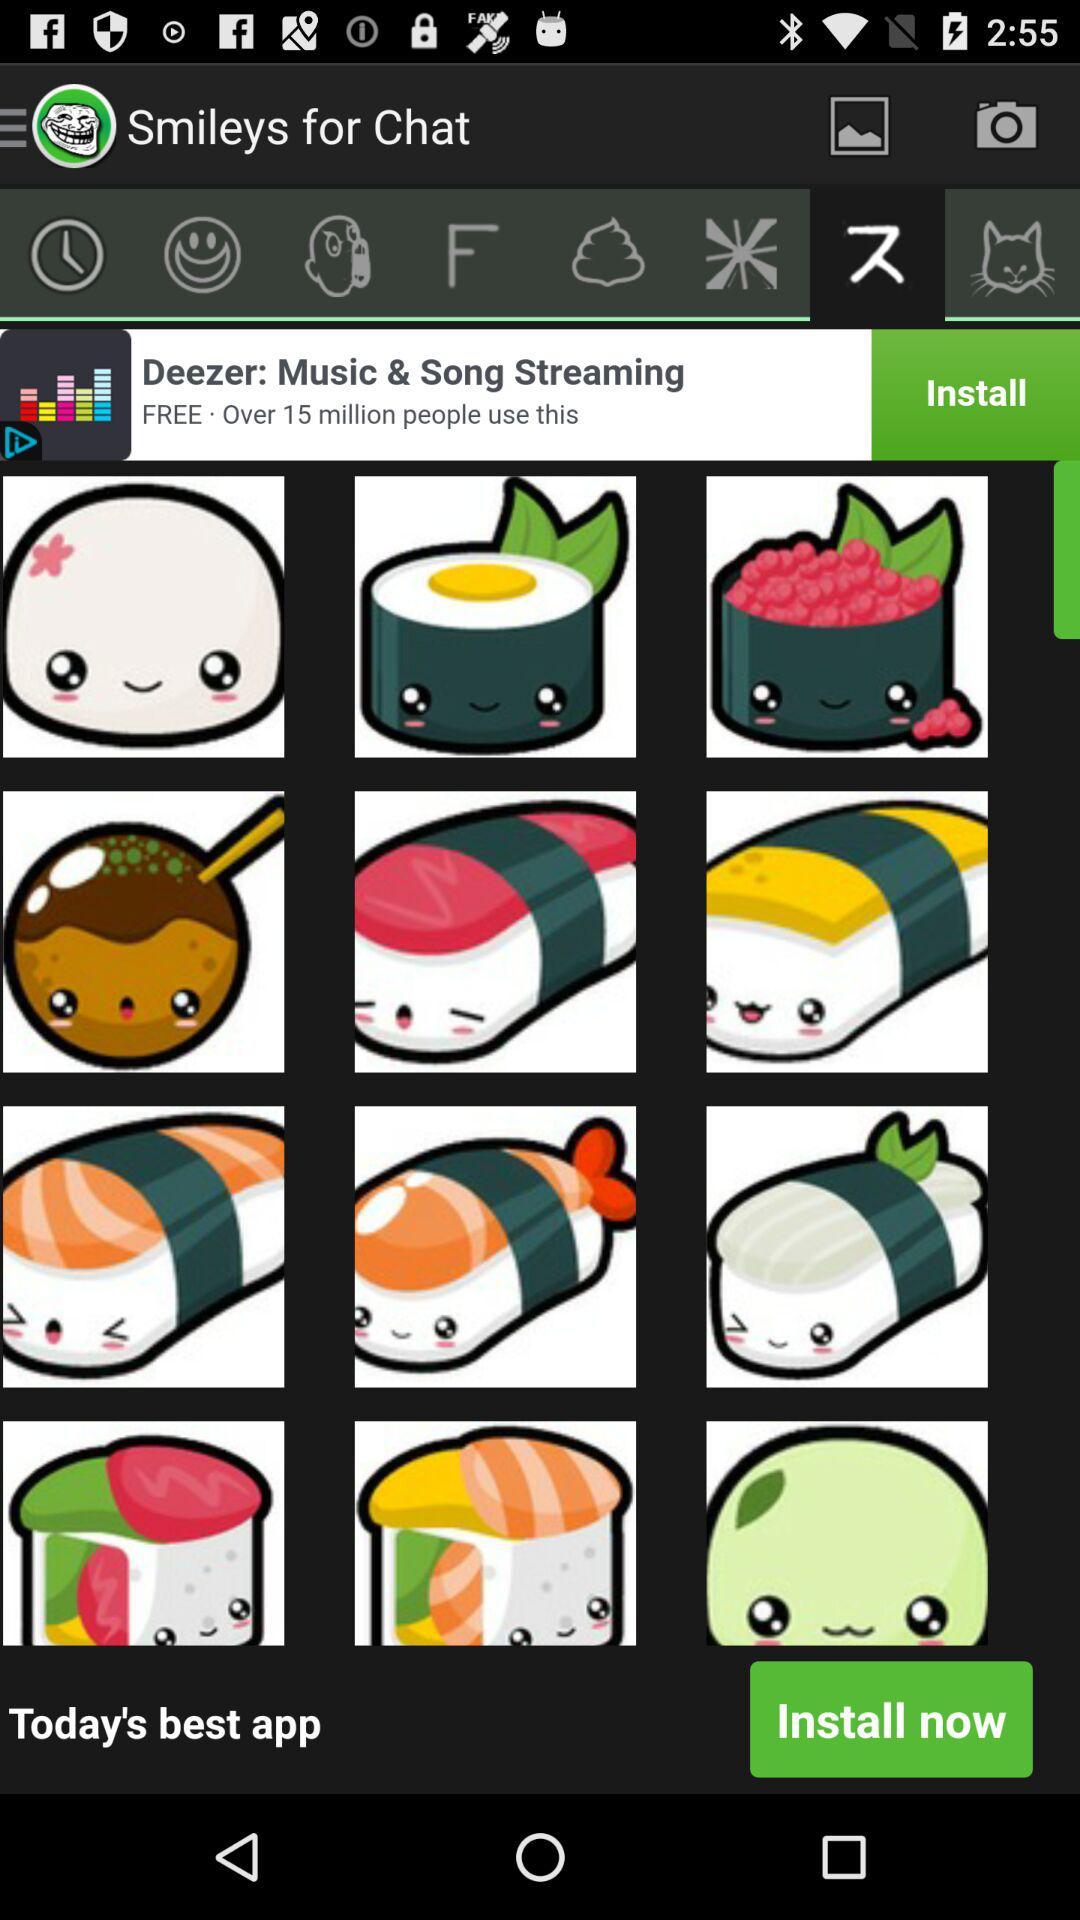 The height and width of the screenshot is (1920, 1080). Describe the element at coordinates (202, 253) in the screenshot. I see `emotion` at that location.